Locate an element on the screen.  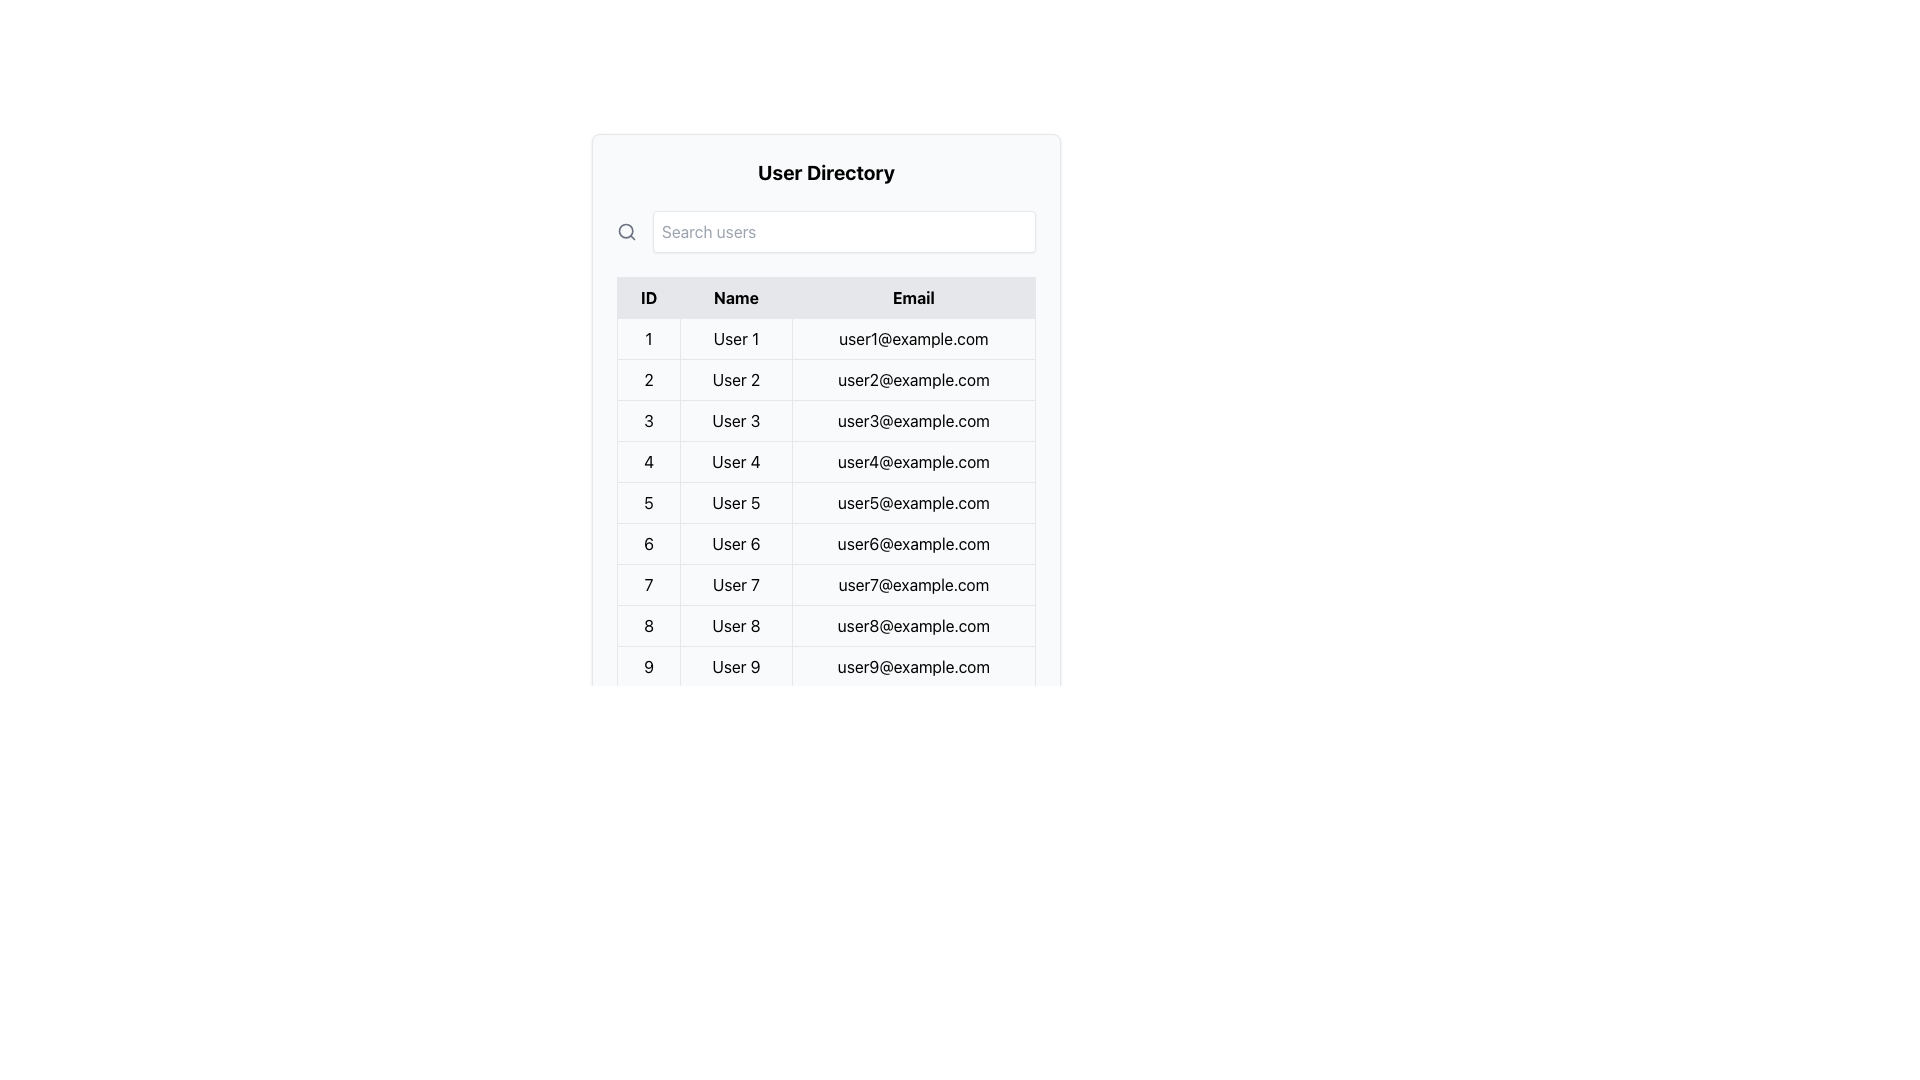
the text label displaying 'User 6' located in the 'Name' column of the user details table for user entry 6 is located at coordinates (735, 543).